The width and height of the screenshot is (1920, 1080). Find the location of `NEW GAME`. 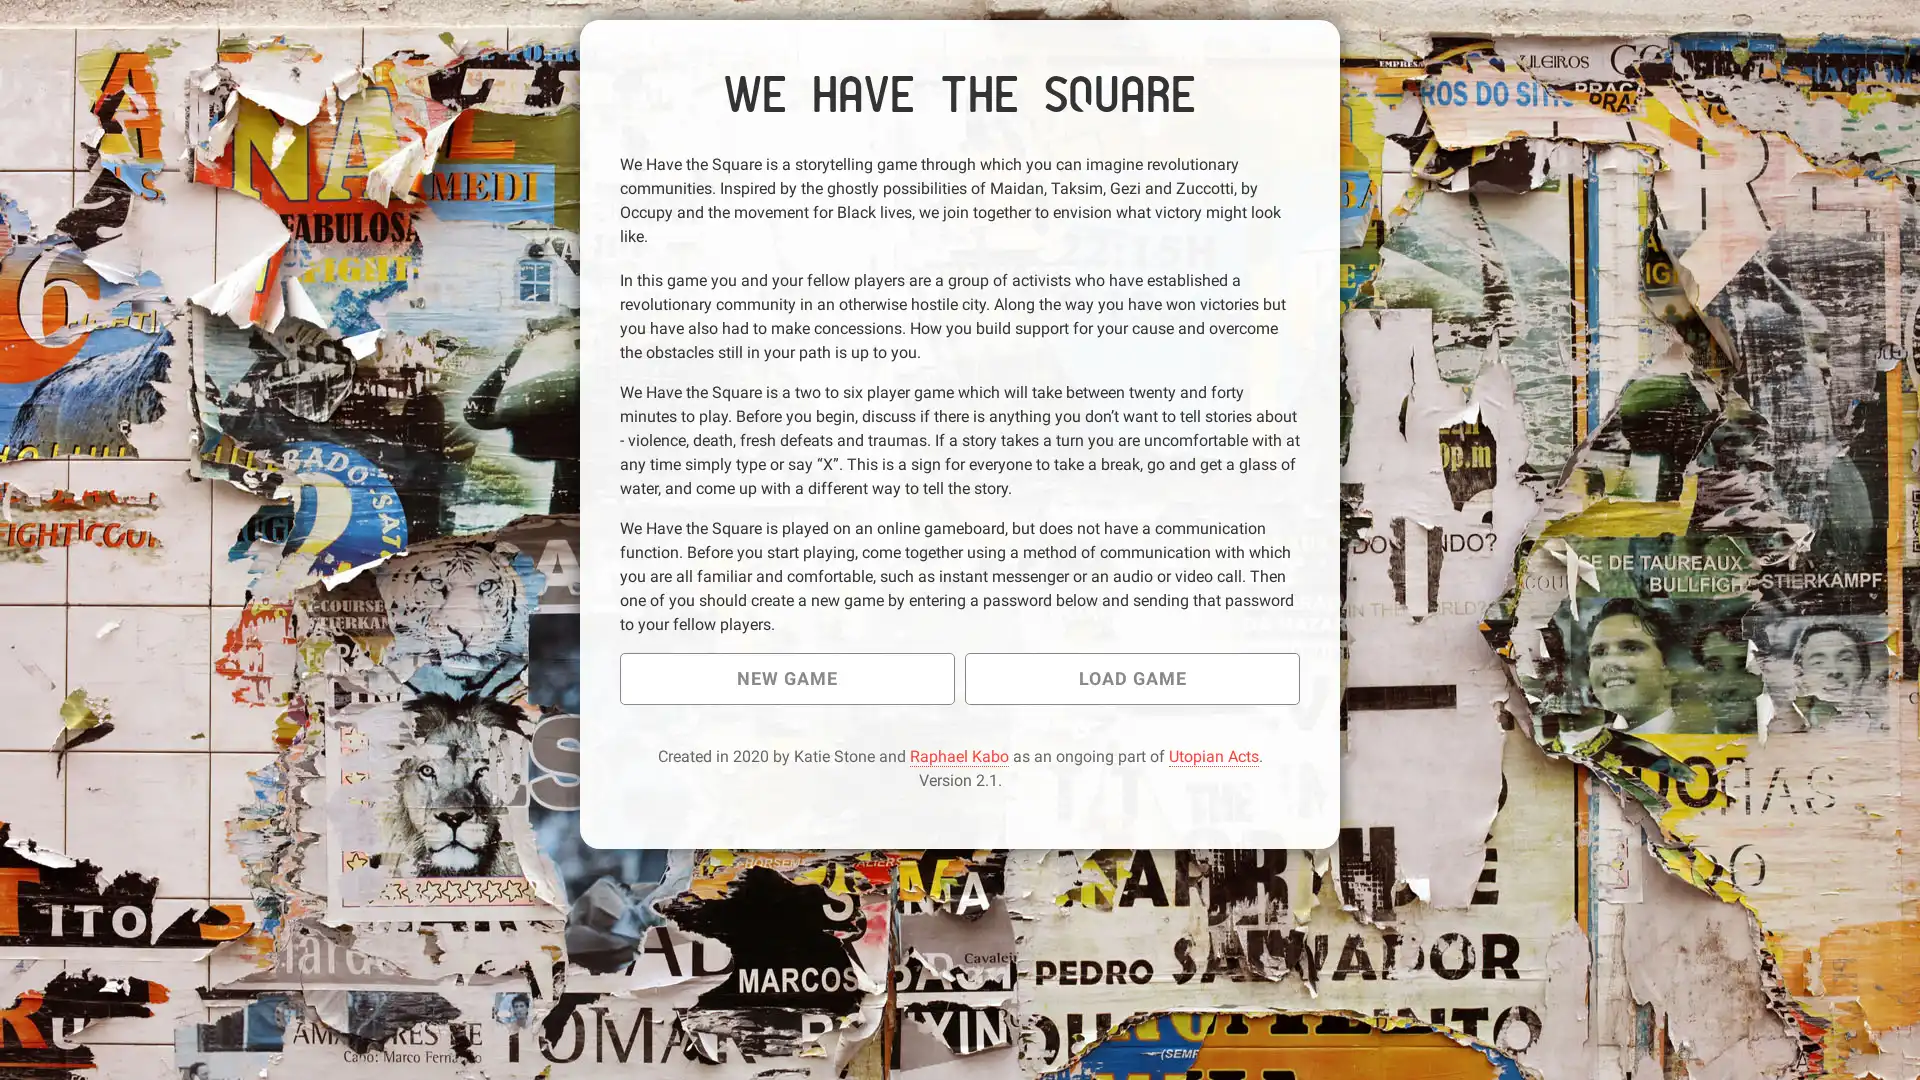

NEW GAME is located at coordinates (786, 677).